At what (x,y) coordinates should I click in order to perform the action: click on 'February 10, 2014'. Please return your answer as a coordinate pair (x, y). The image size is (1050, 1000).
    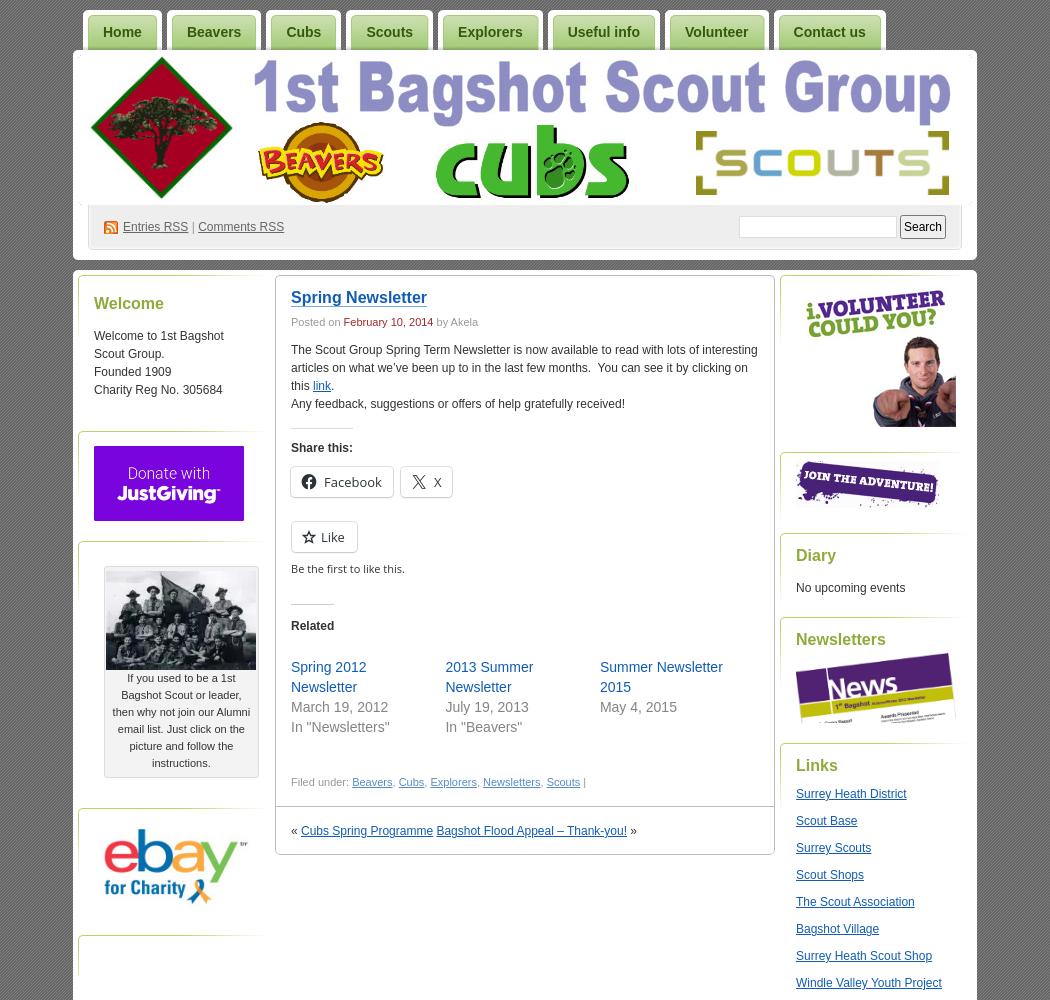
    Looking at the image, I should click on (387, 321).